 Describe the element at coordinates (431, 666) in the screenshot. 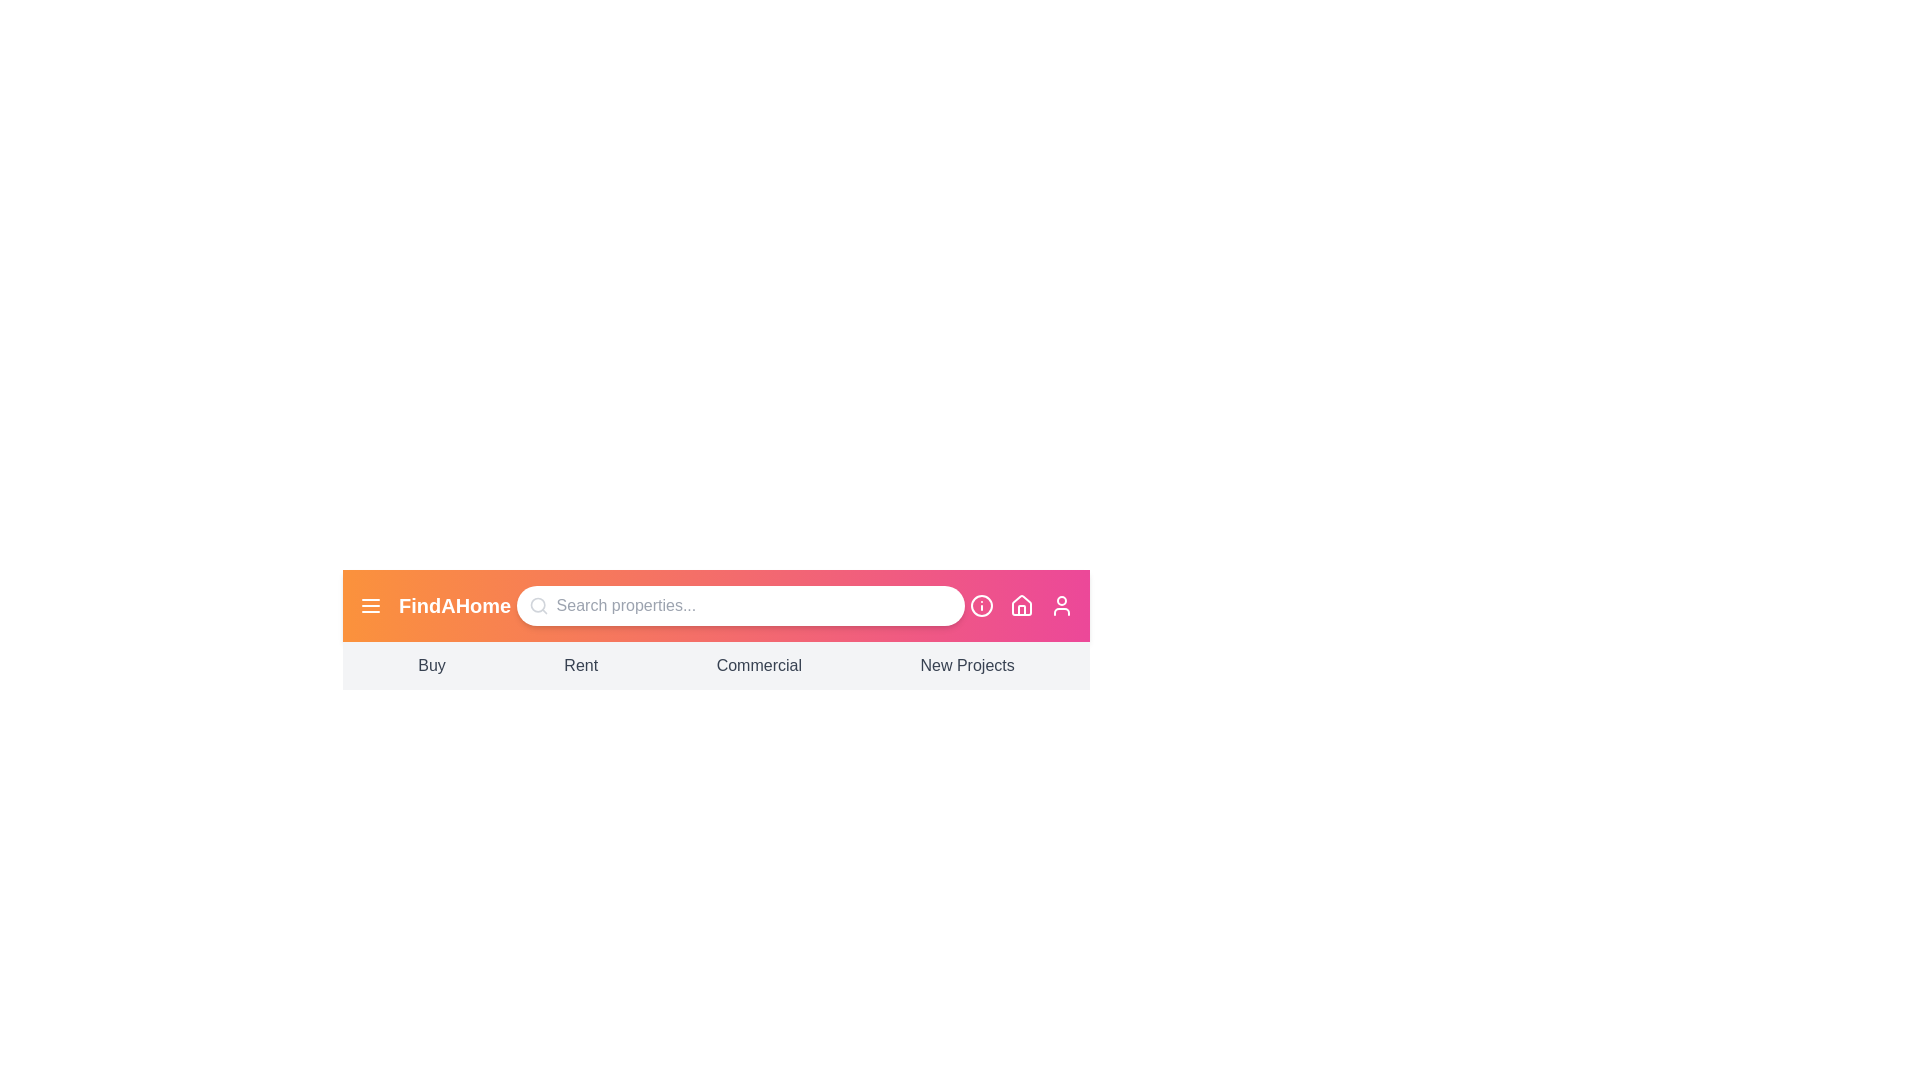

I see `the property category Buy by clicking on its respective label` at that location.